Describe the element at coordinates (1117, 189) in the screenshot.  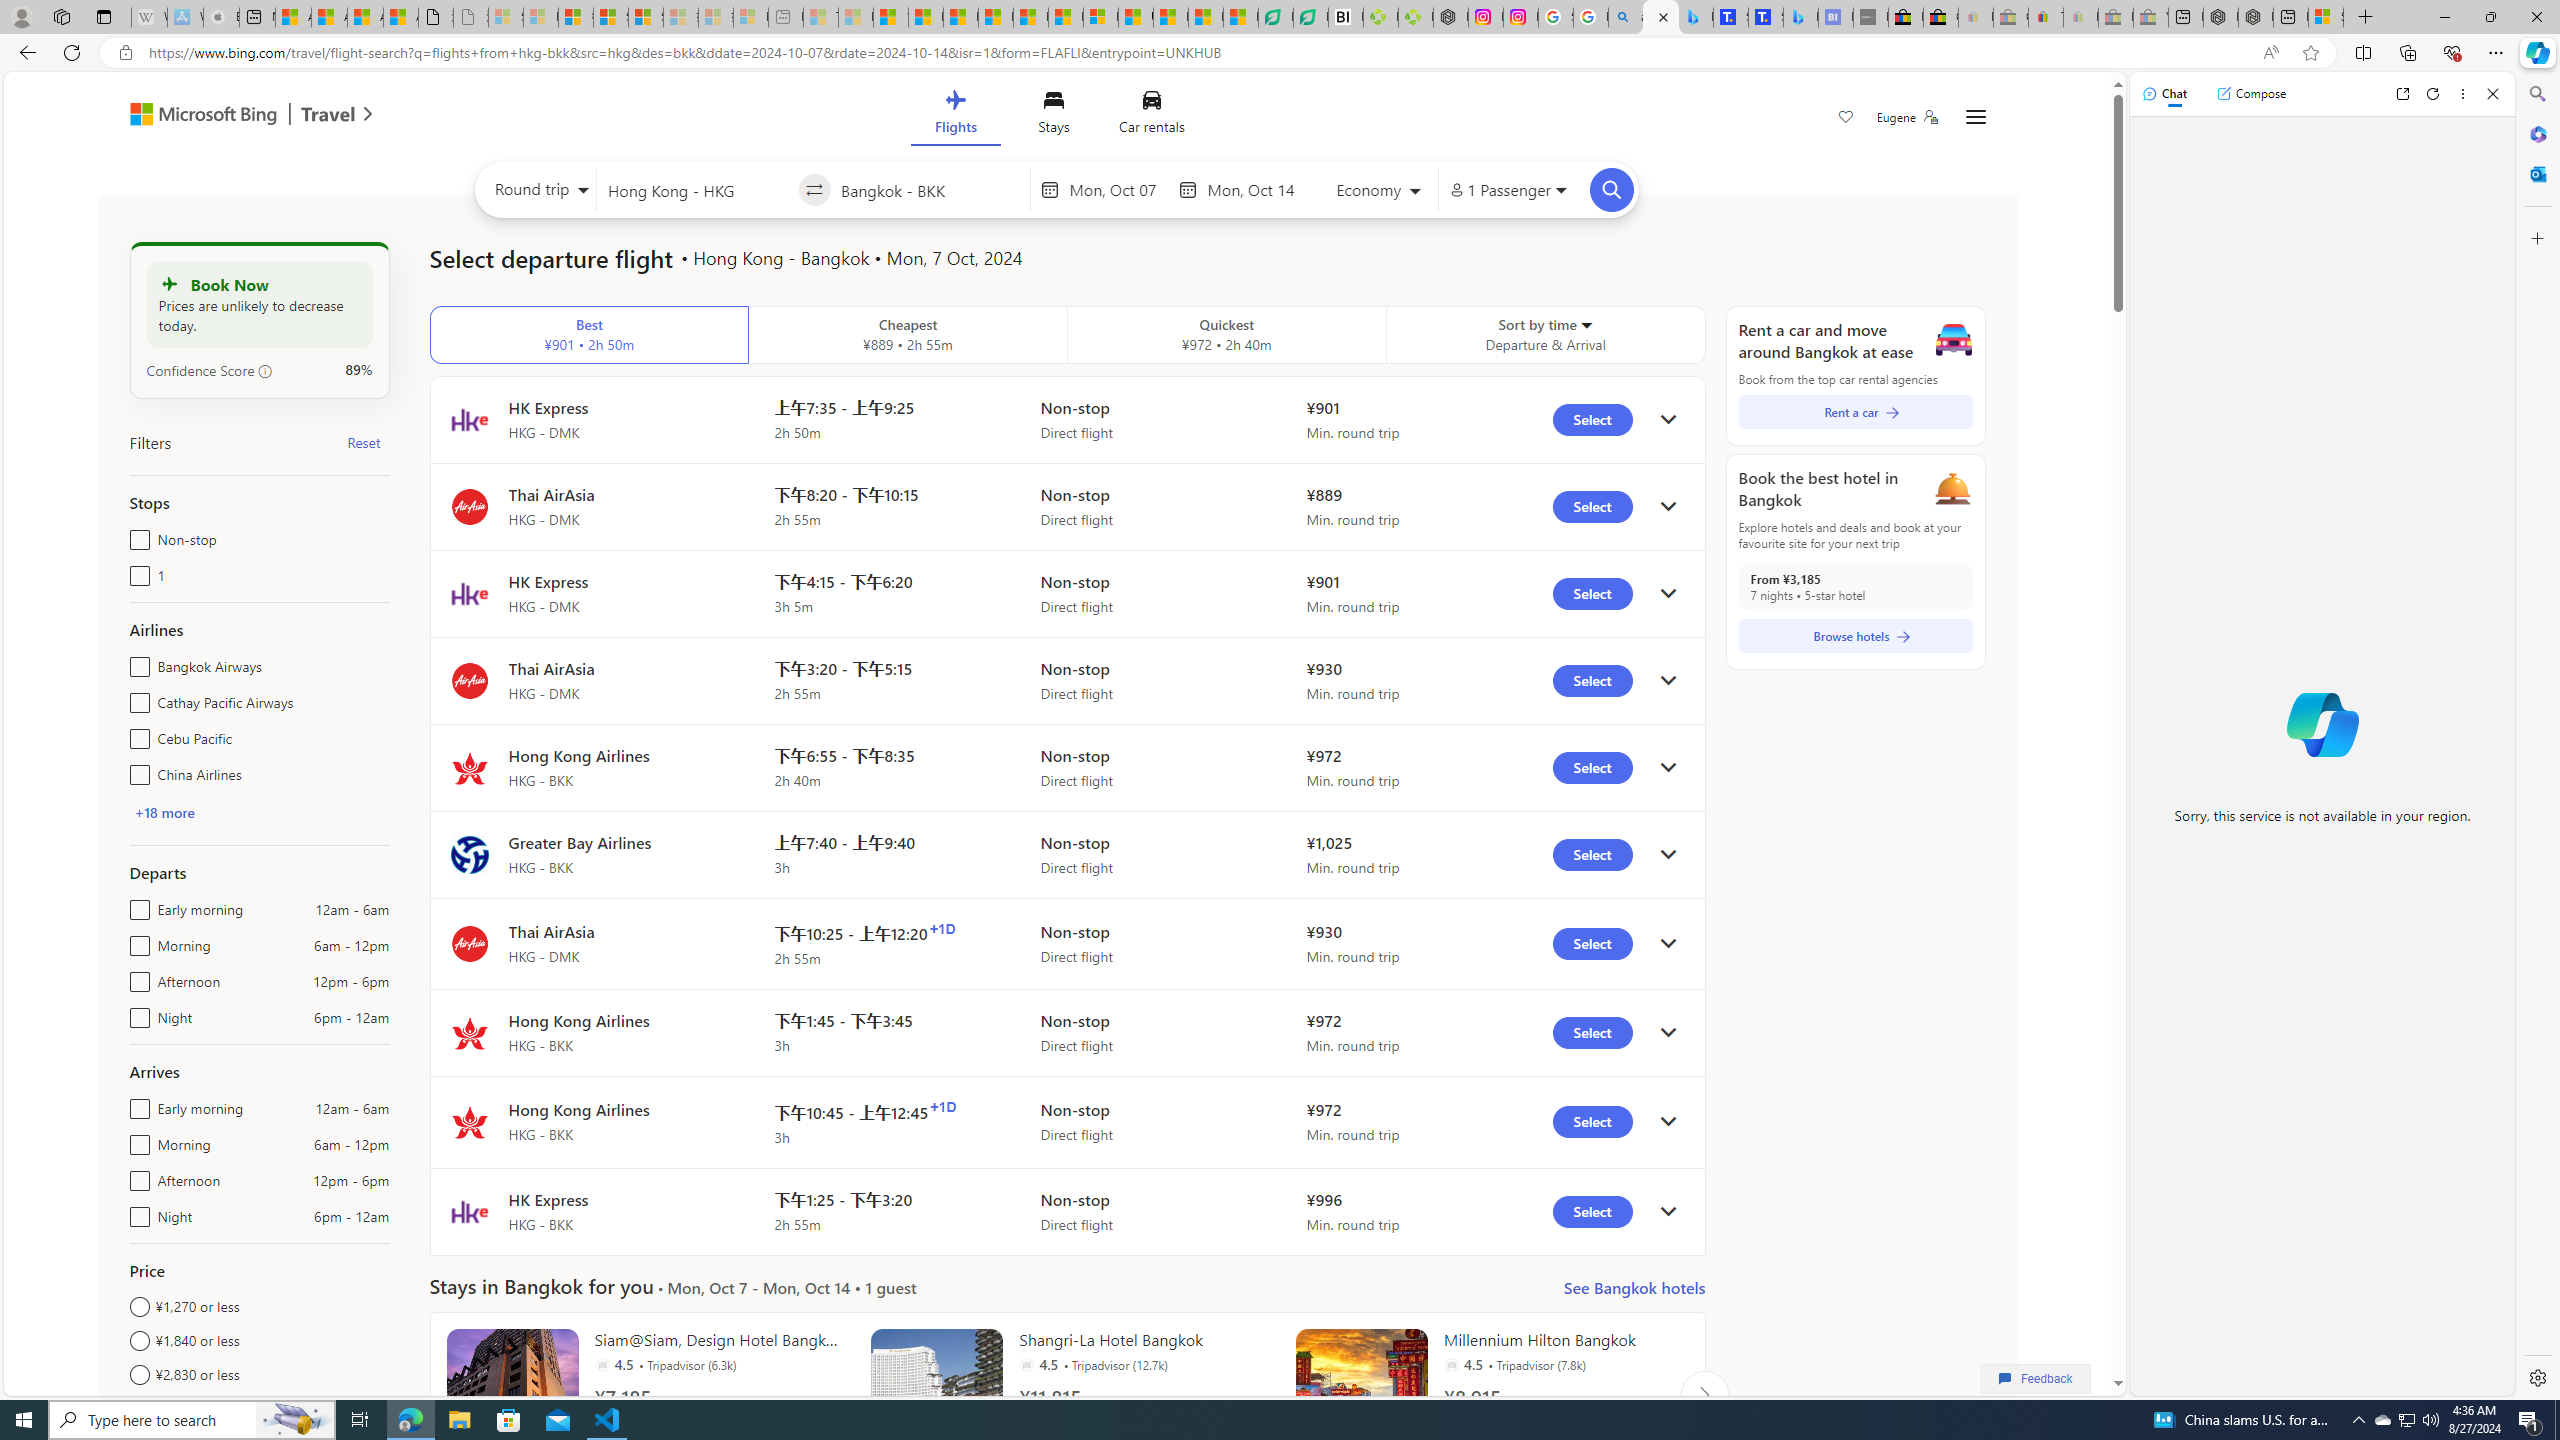
I see `'Start Date'` at that location.